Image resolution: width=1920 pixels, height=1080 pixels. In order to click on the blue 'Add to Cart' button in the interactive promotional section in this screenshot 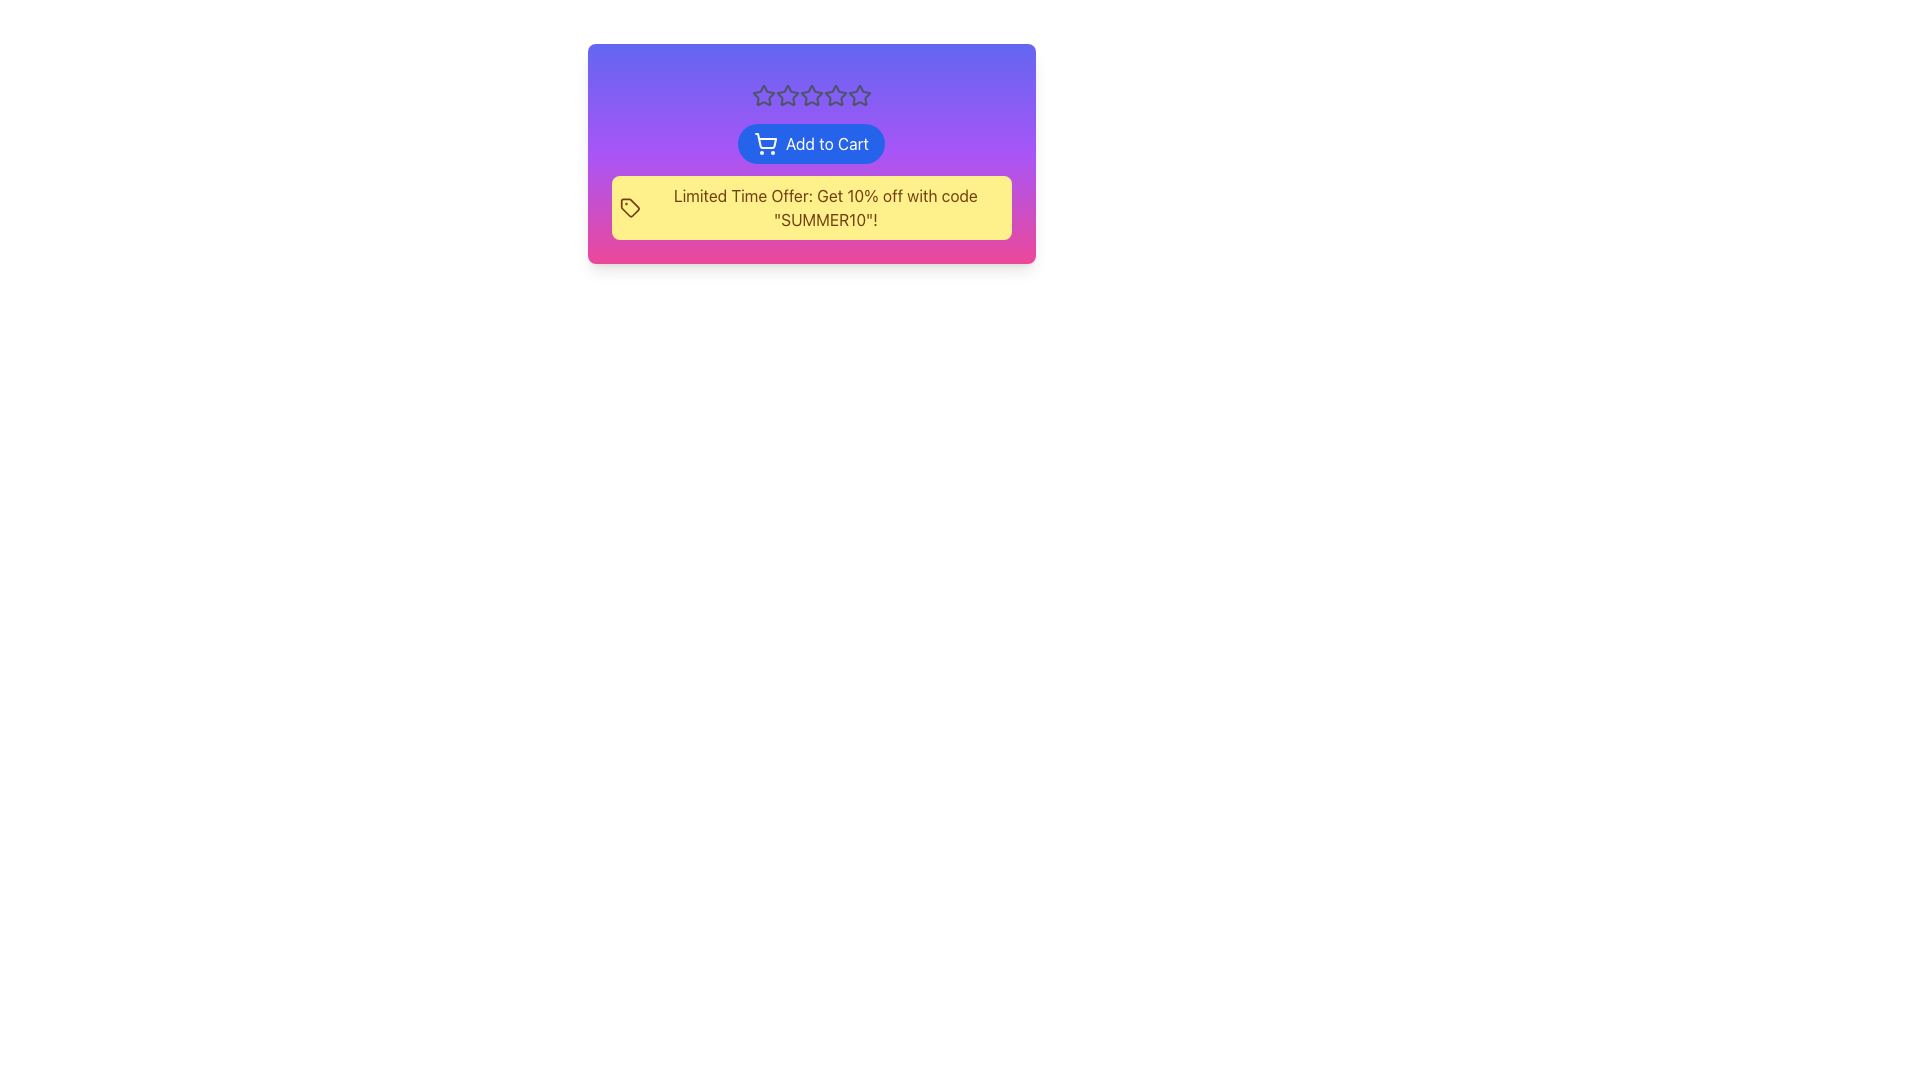, I will do `click(811, 153)`.